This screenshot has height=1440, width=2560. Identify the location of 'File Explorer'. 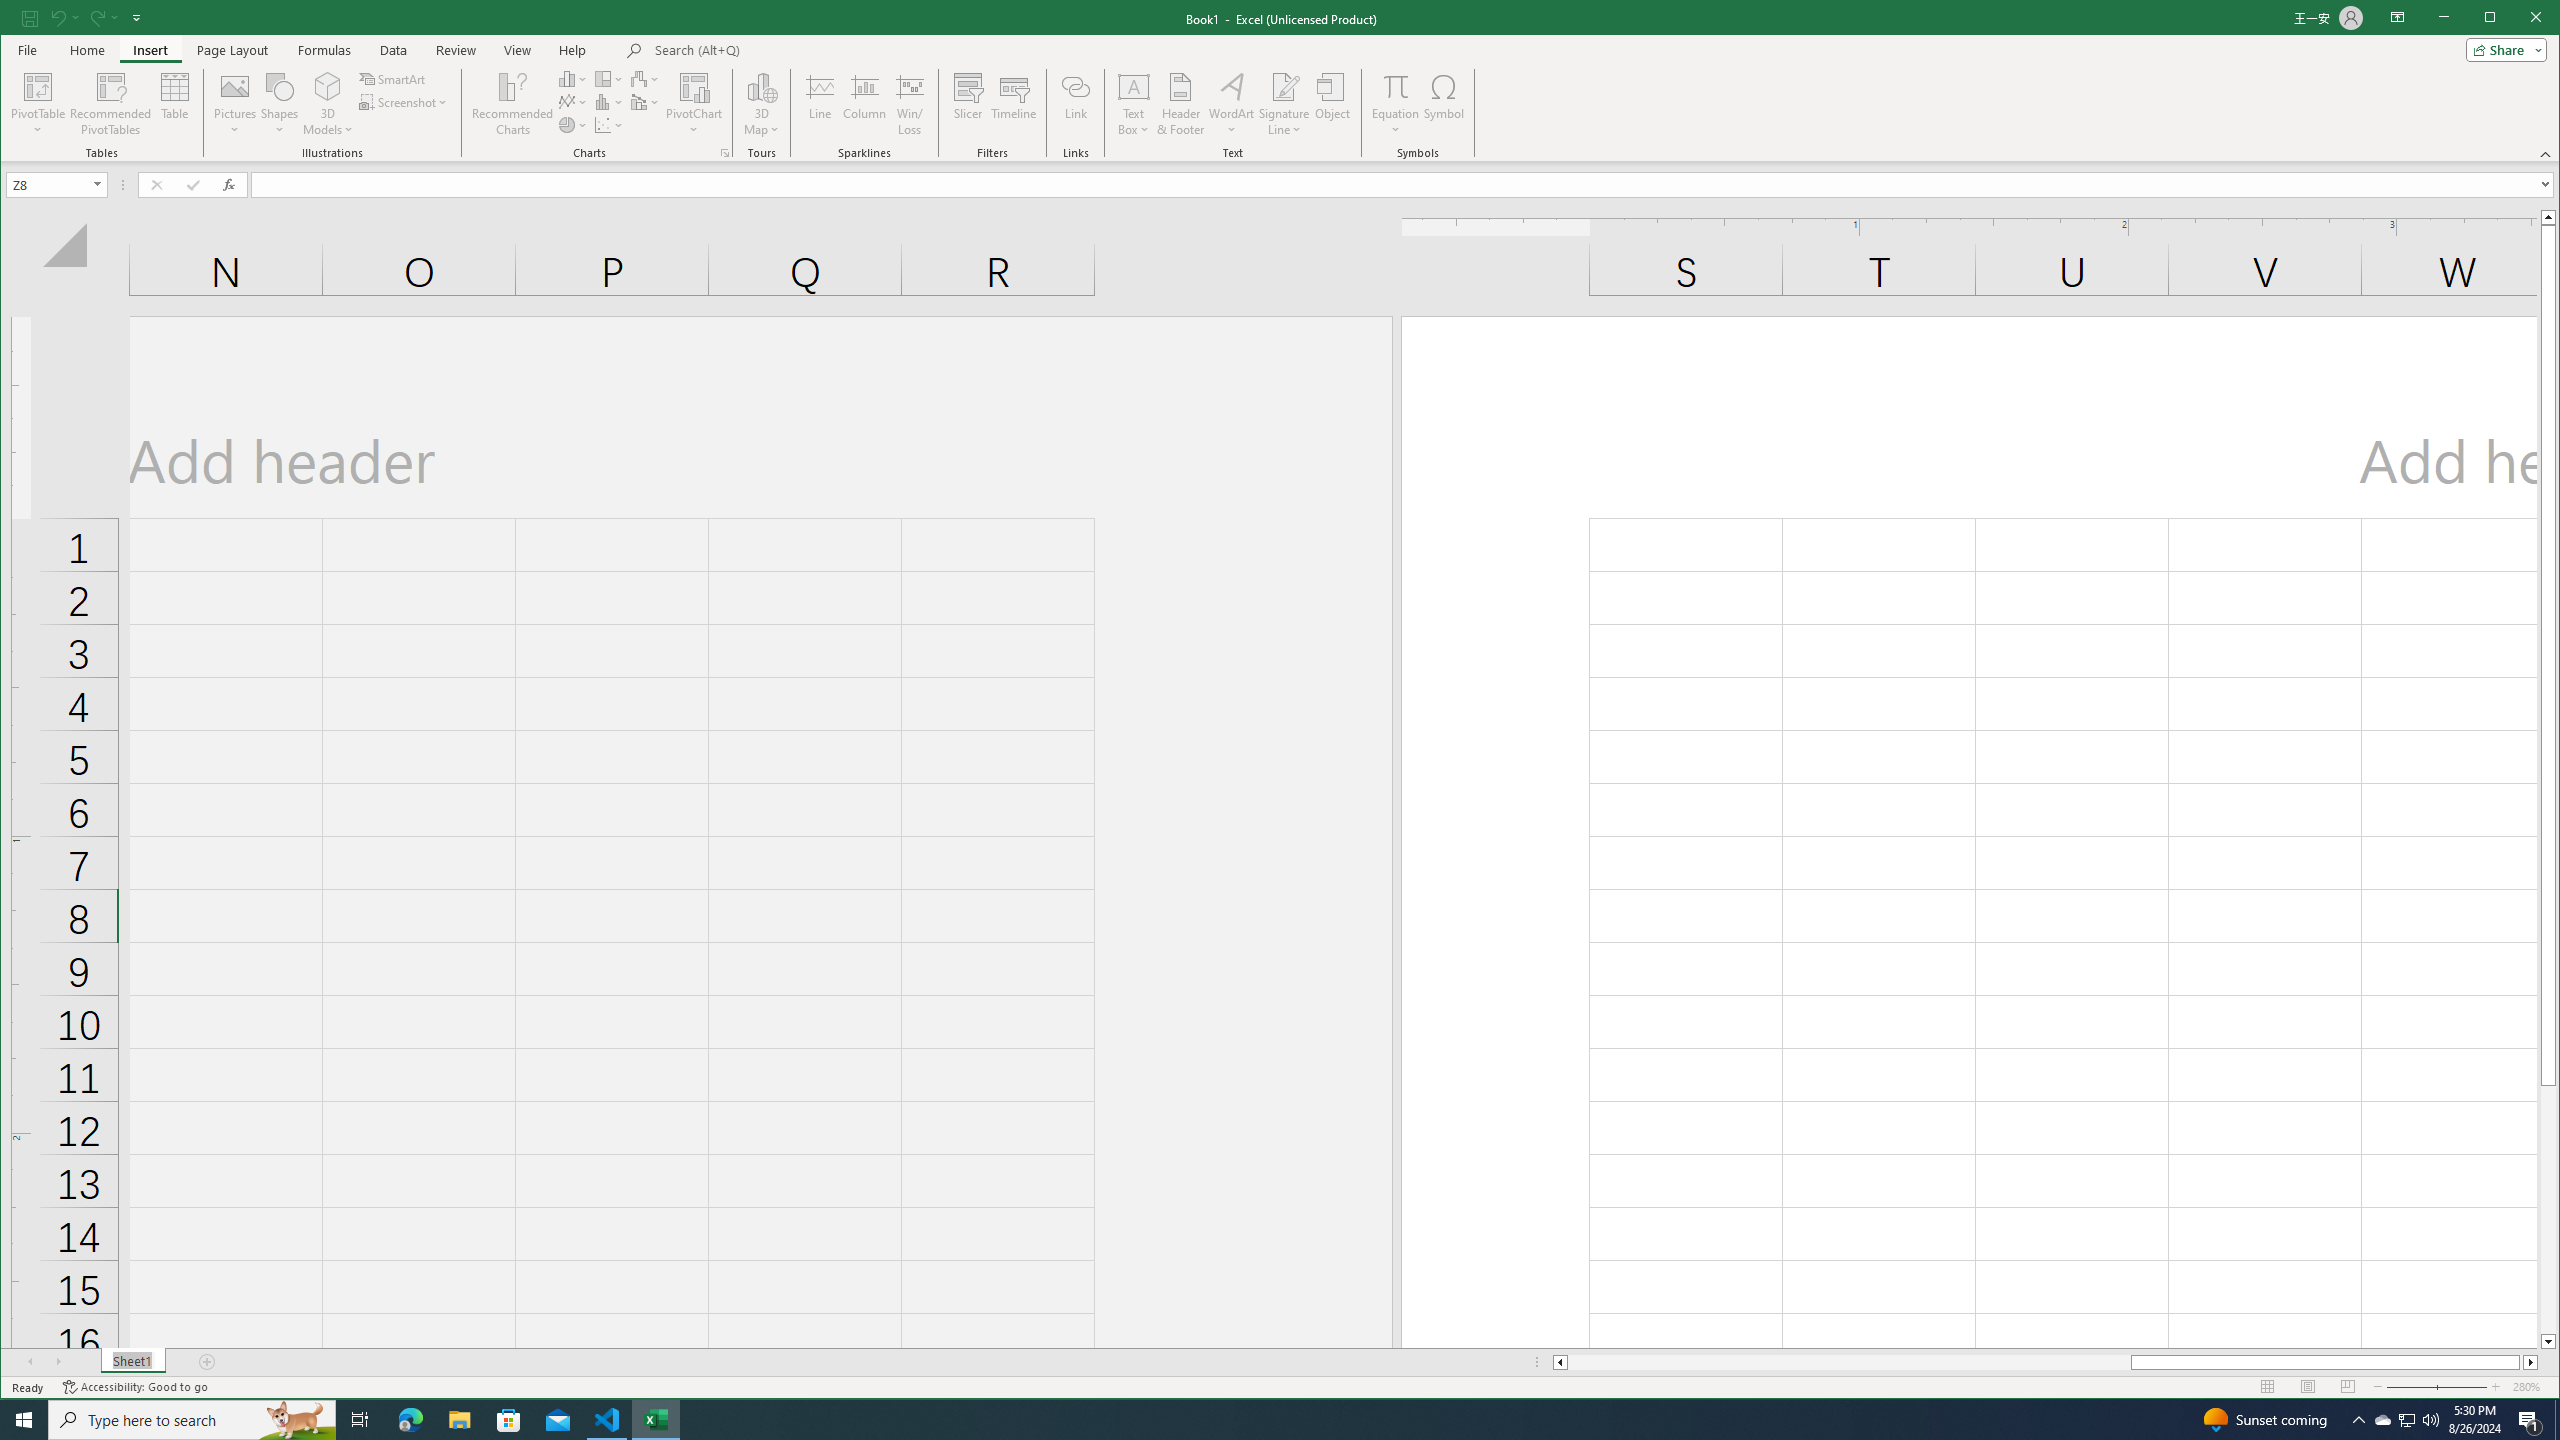
(458, 1418).